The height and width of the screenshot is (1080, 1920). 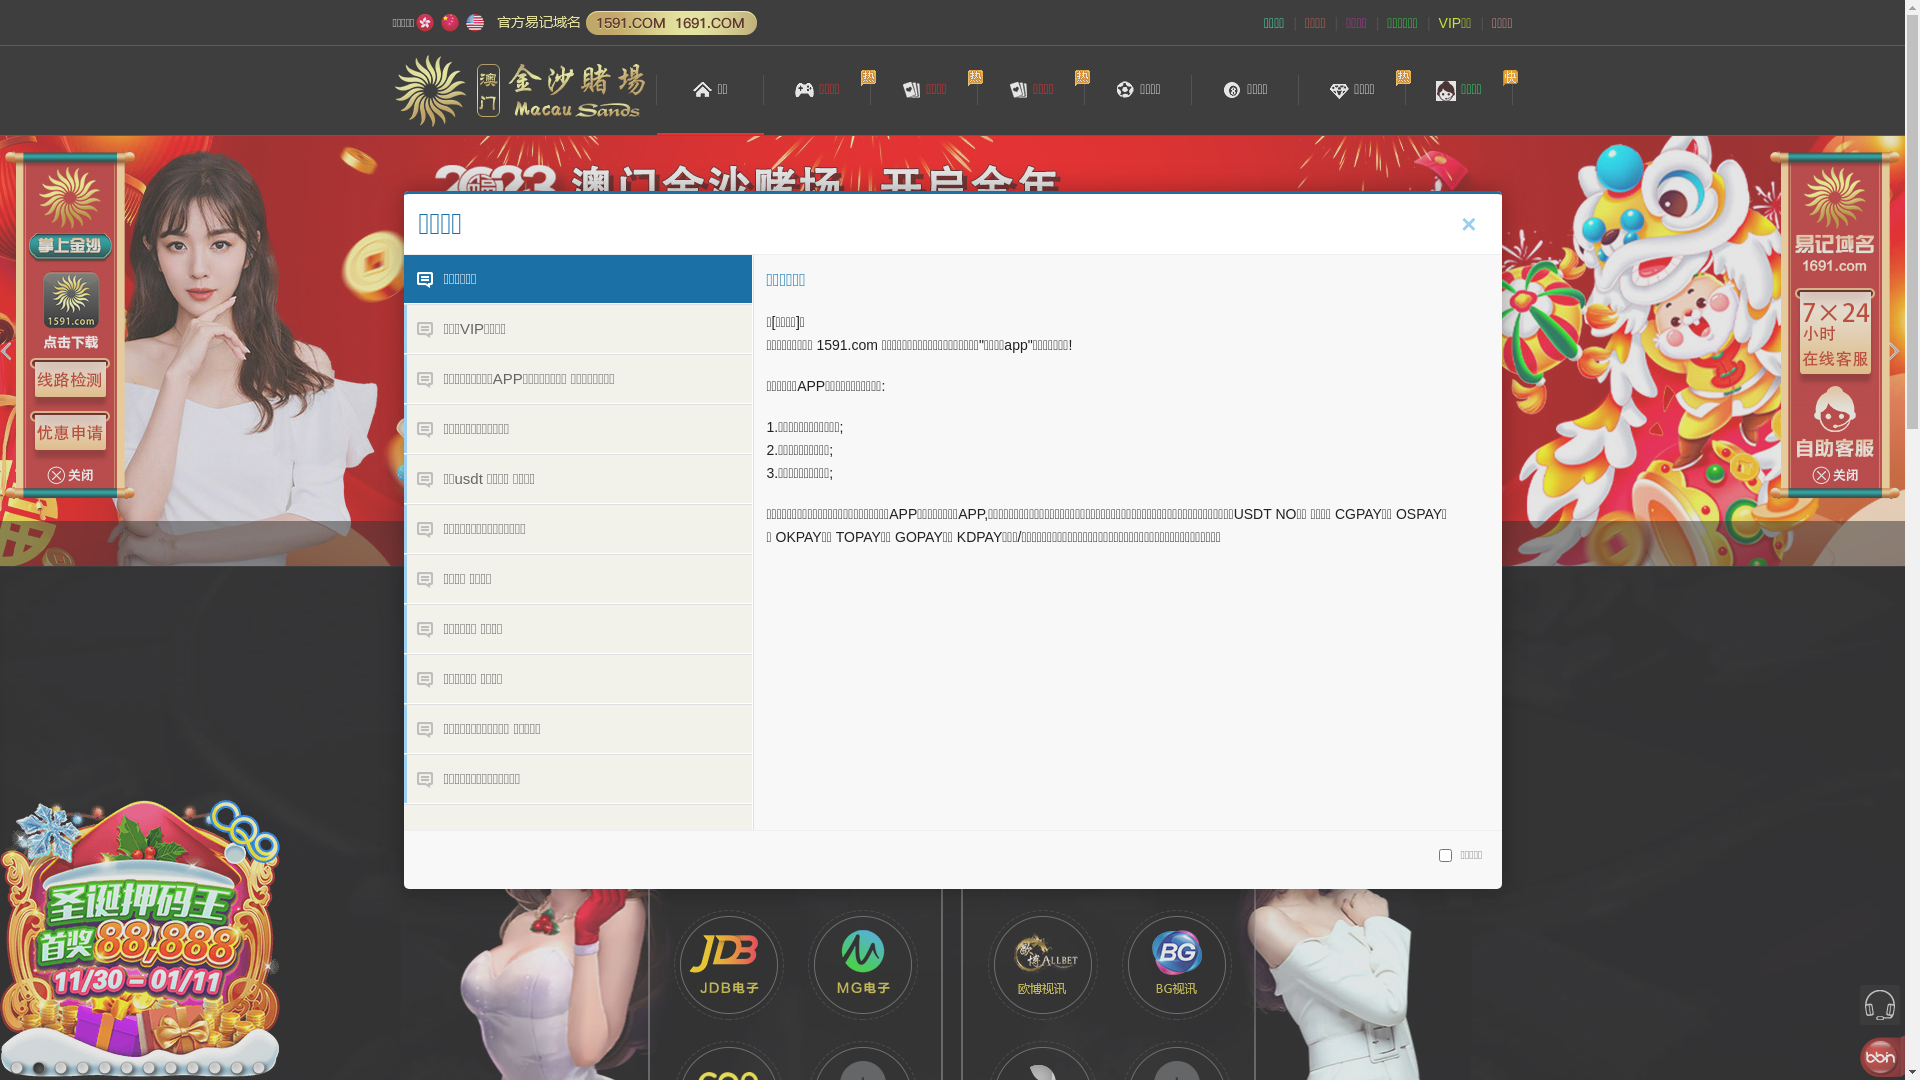 What do you see at coordinates (463, 23) in the screenshot?
I see `'English'` at bounding box center [463, 23].